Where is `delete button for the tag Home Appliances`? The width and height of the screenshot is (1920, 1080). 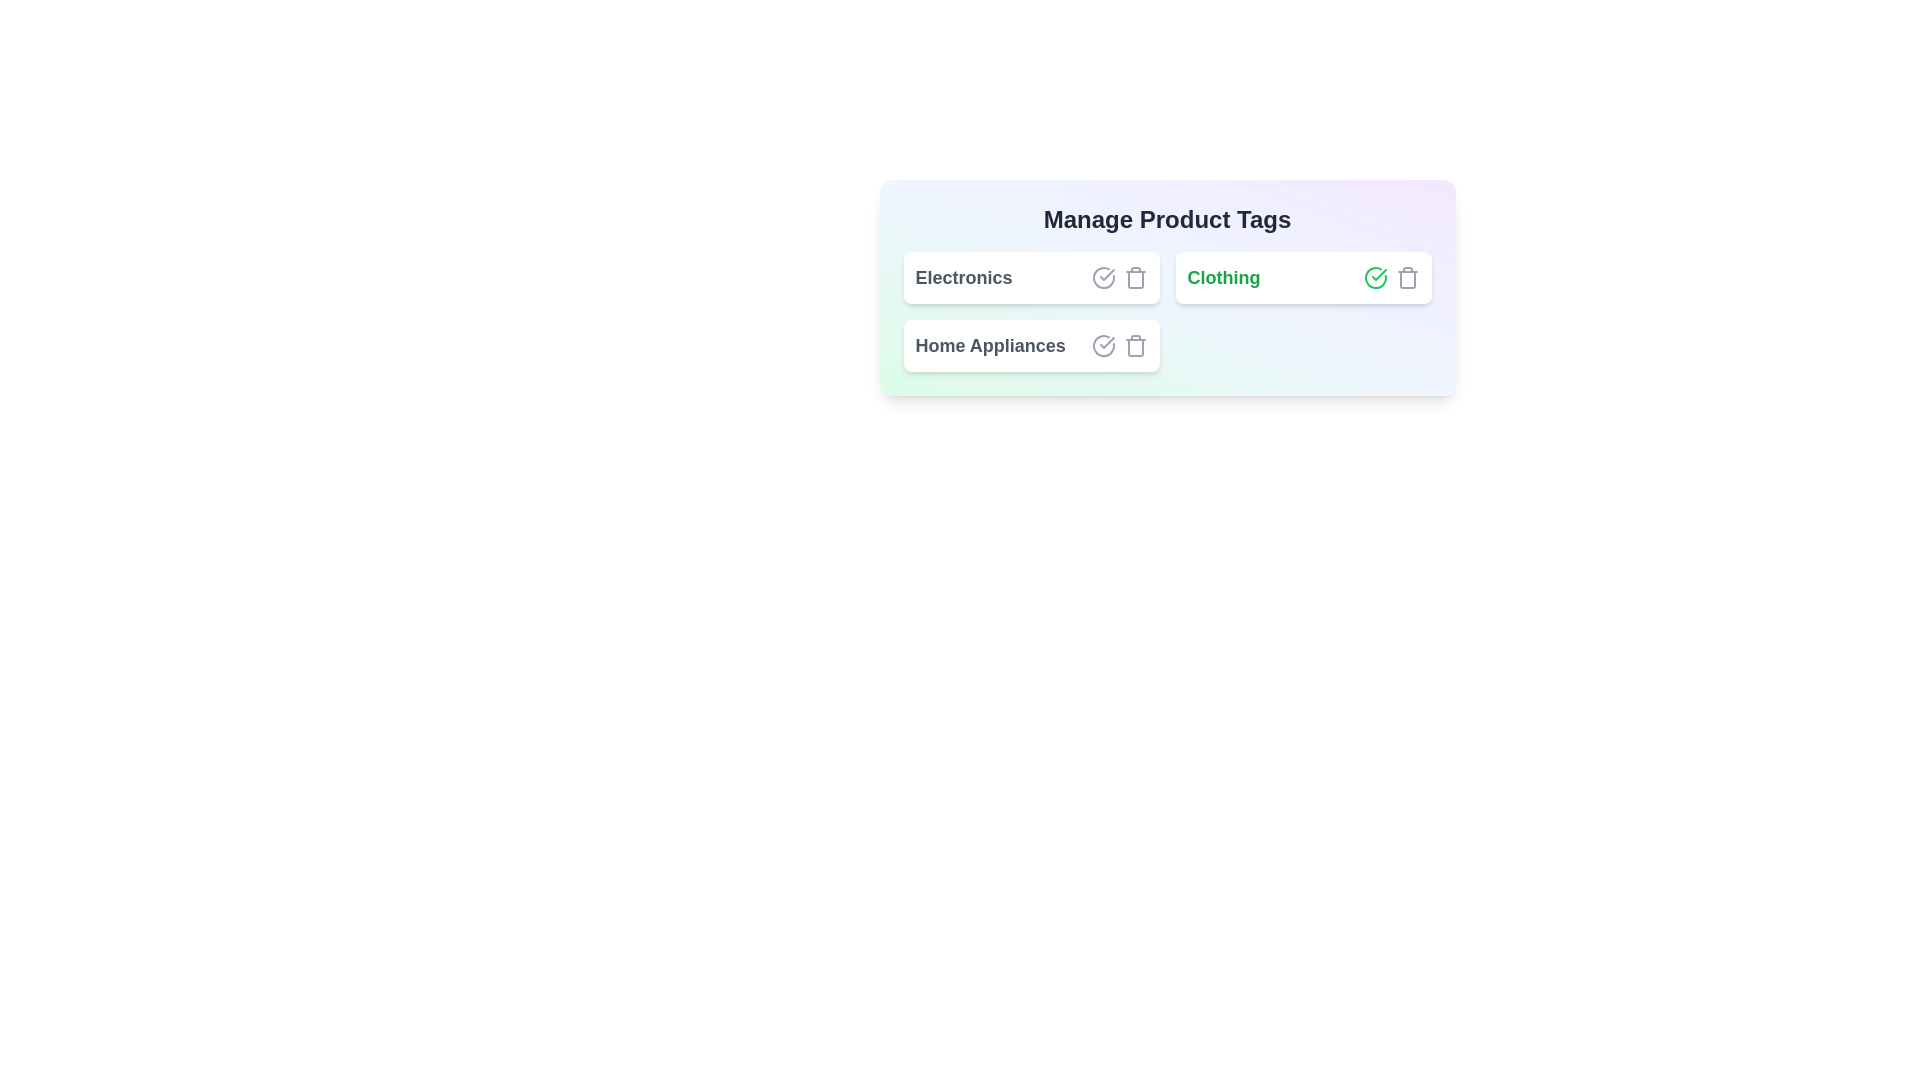 delete button for the tag Home Appliances is located at coordinates (1135, 345).